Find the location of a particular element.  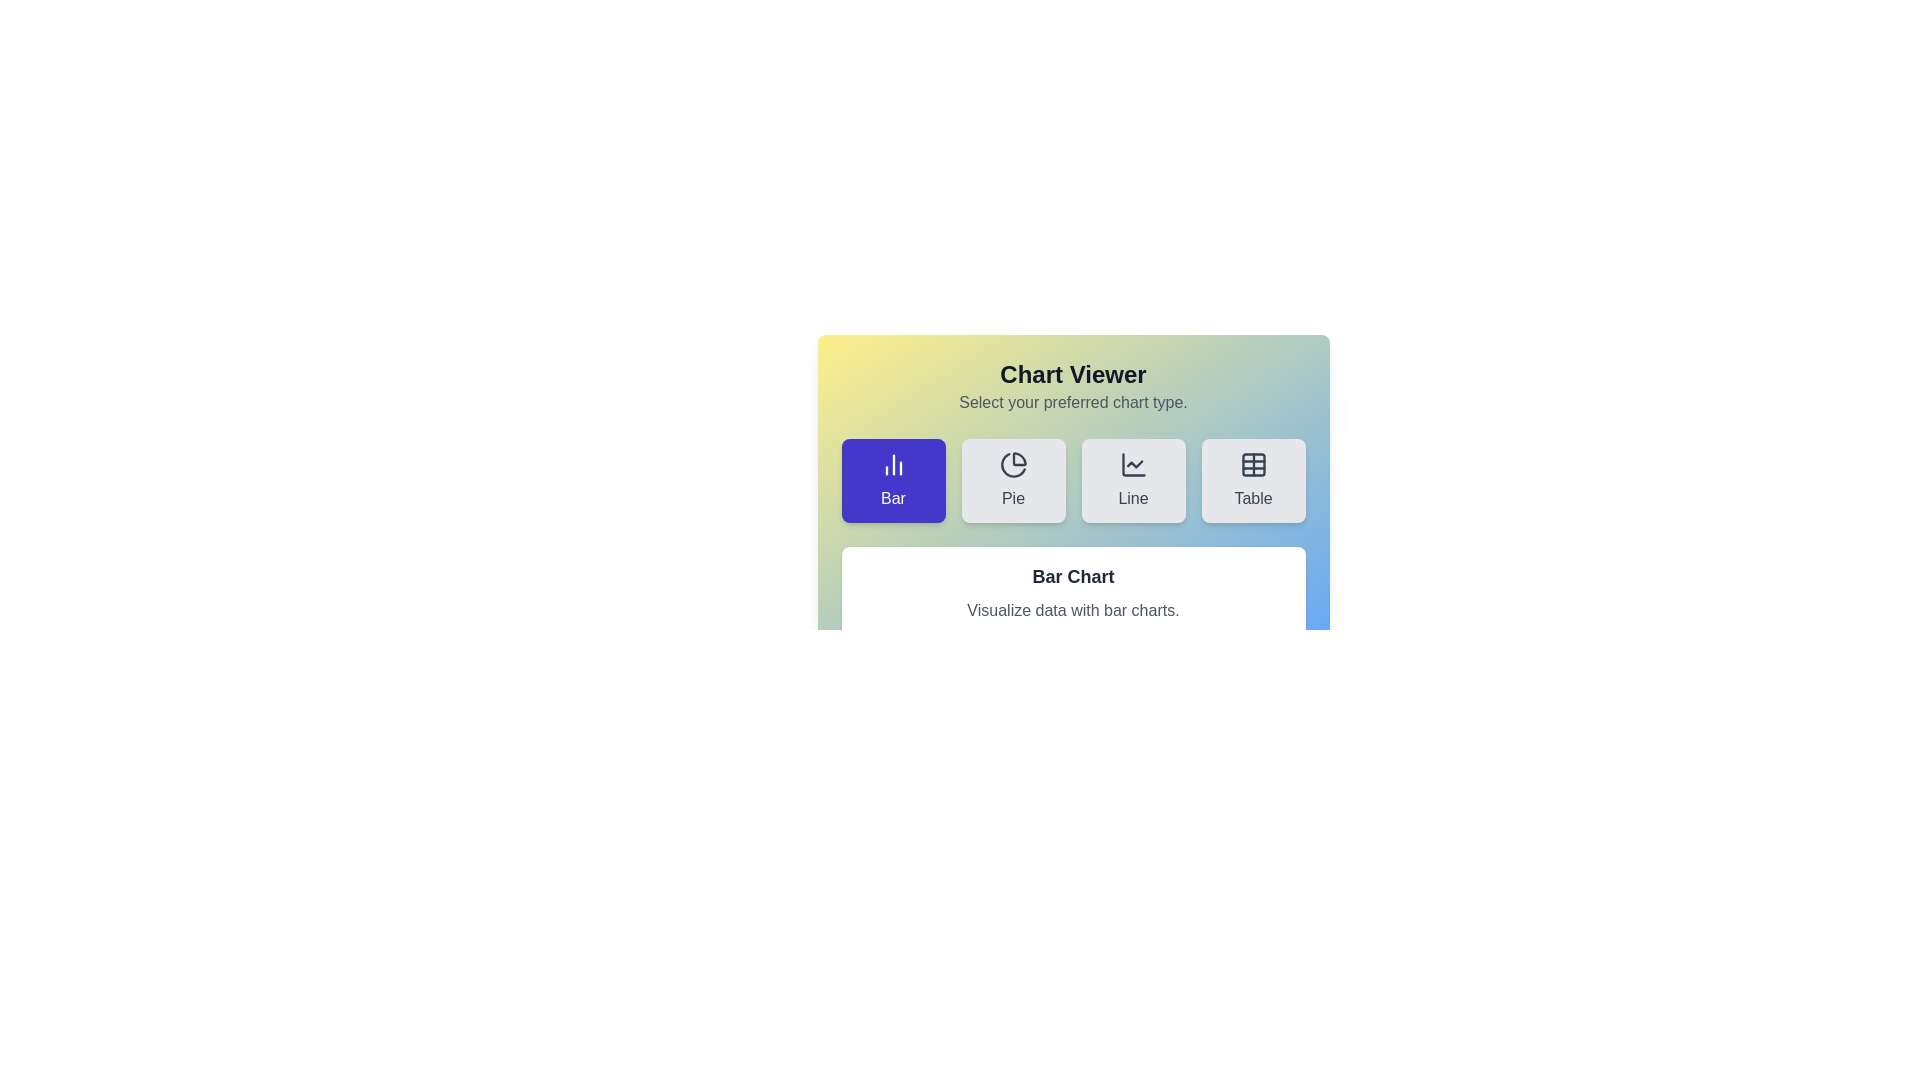

text label 'Bar' which is styled in white on a dark indigo background, located within a button structure among other chart type selection buttons is located at coordinates (892, 497).